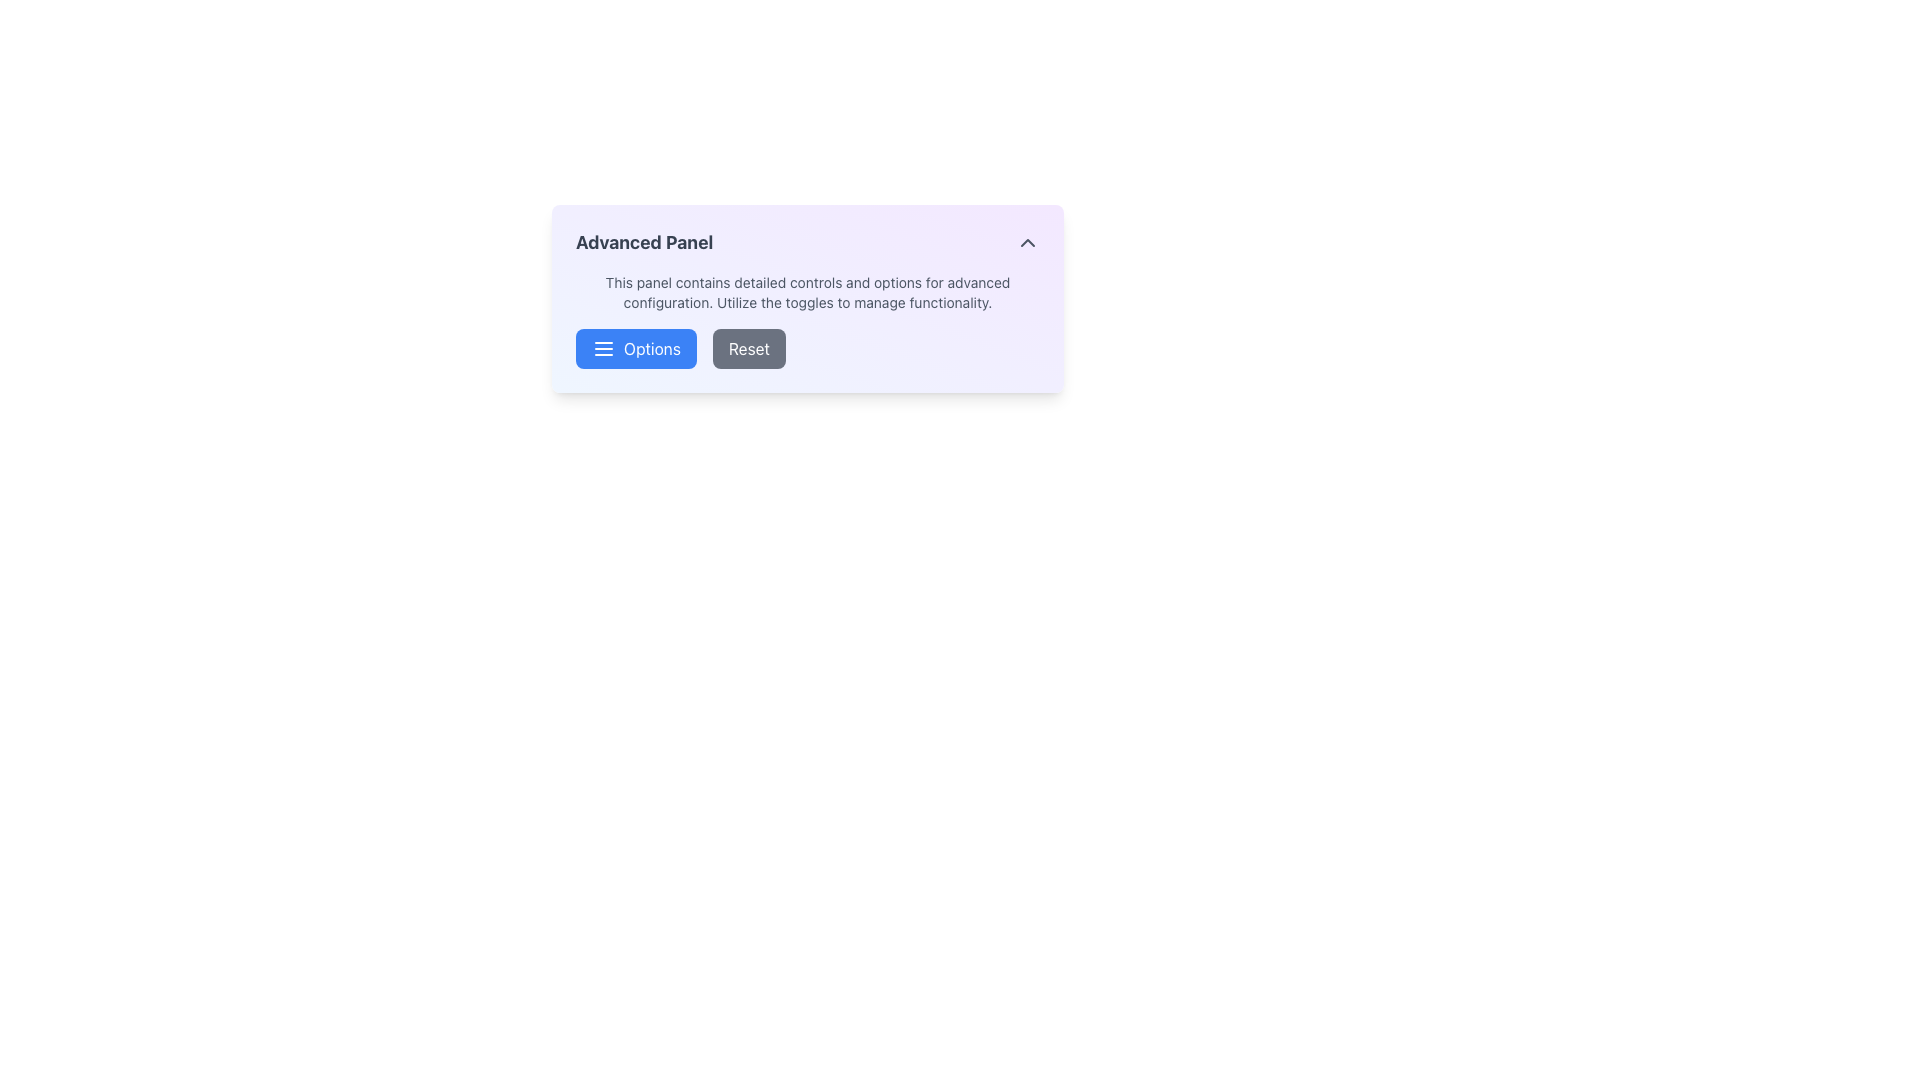  What do you see at coordinates (807, 347) in the screenshot?
I see `the 'Reset' button located in the Button group under the 'Advanced Panel'` at bounding box center [807, 347].